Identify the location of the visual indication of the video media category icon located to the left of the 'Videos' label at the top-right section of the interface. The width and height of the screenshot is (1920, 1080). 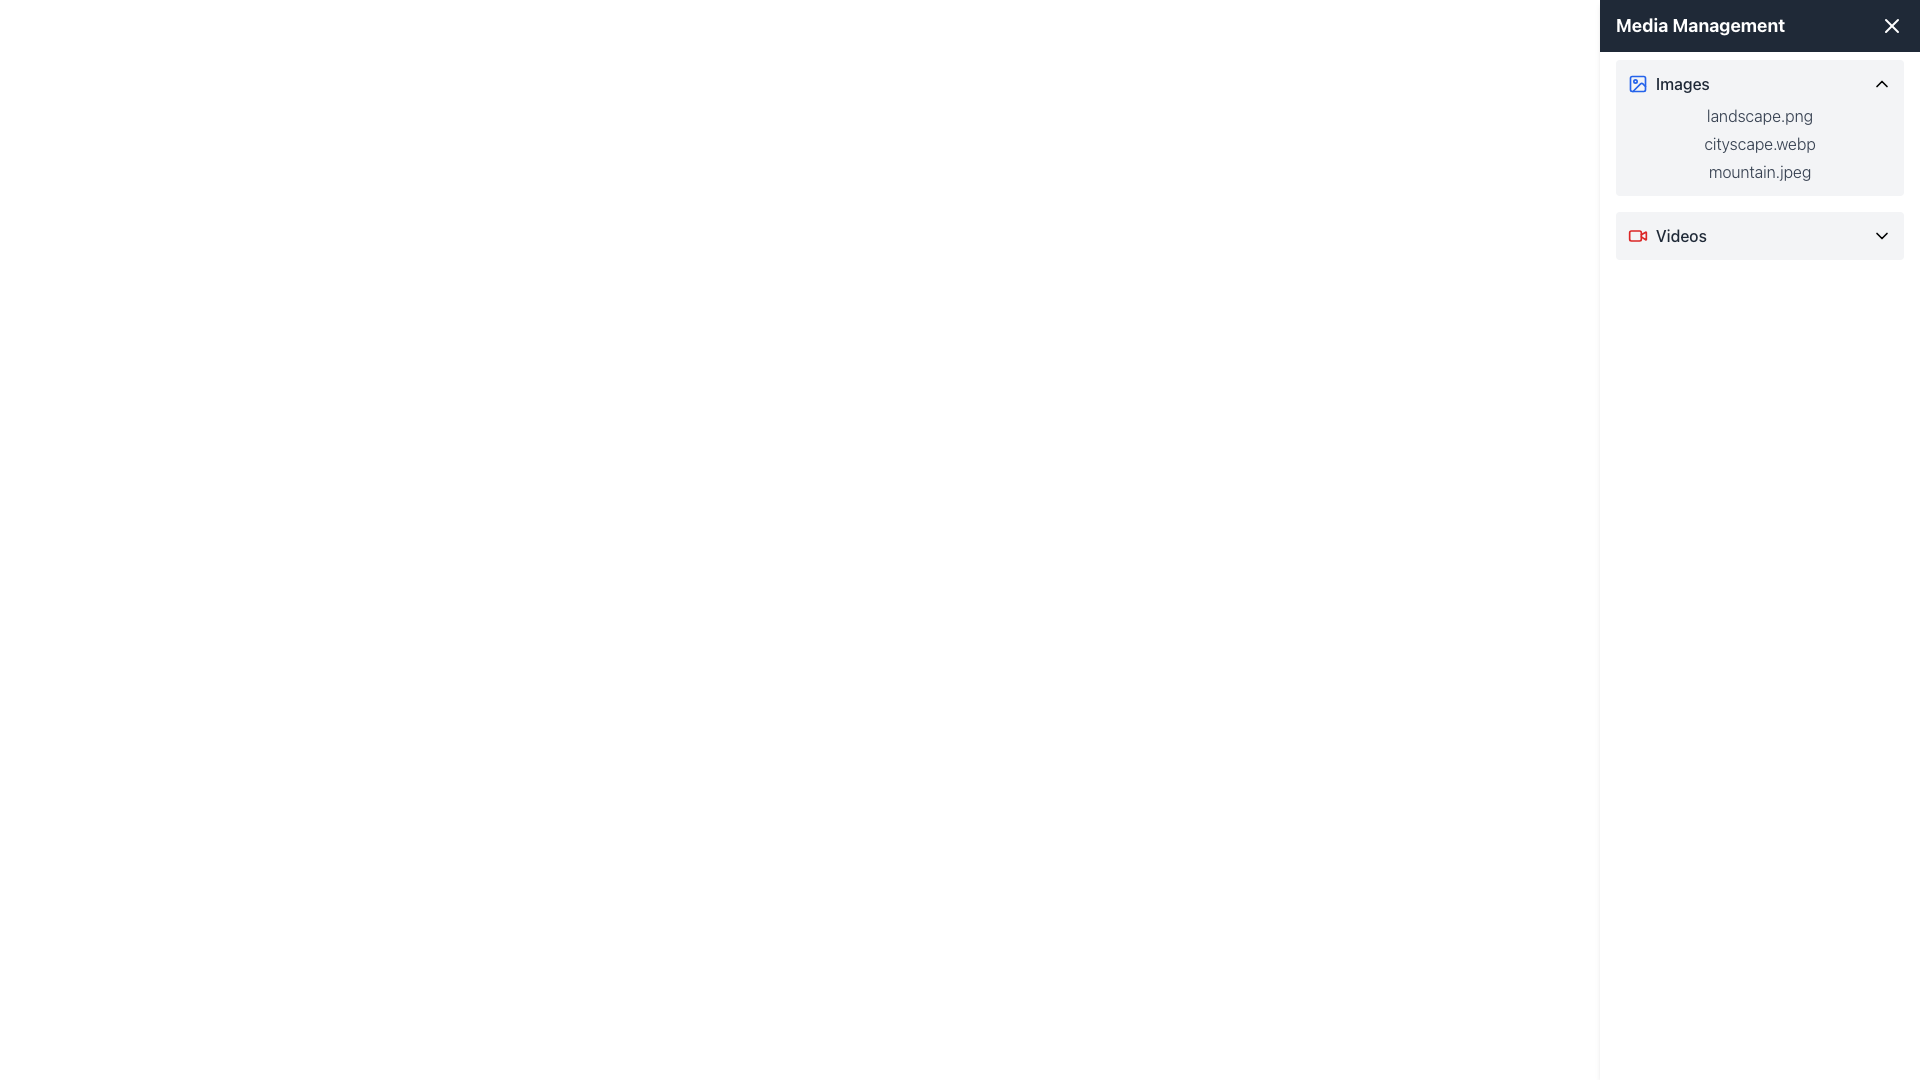
(1637, 234).